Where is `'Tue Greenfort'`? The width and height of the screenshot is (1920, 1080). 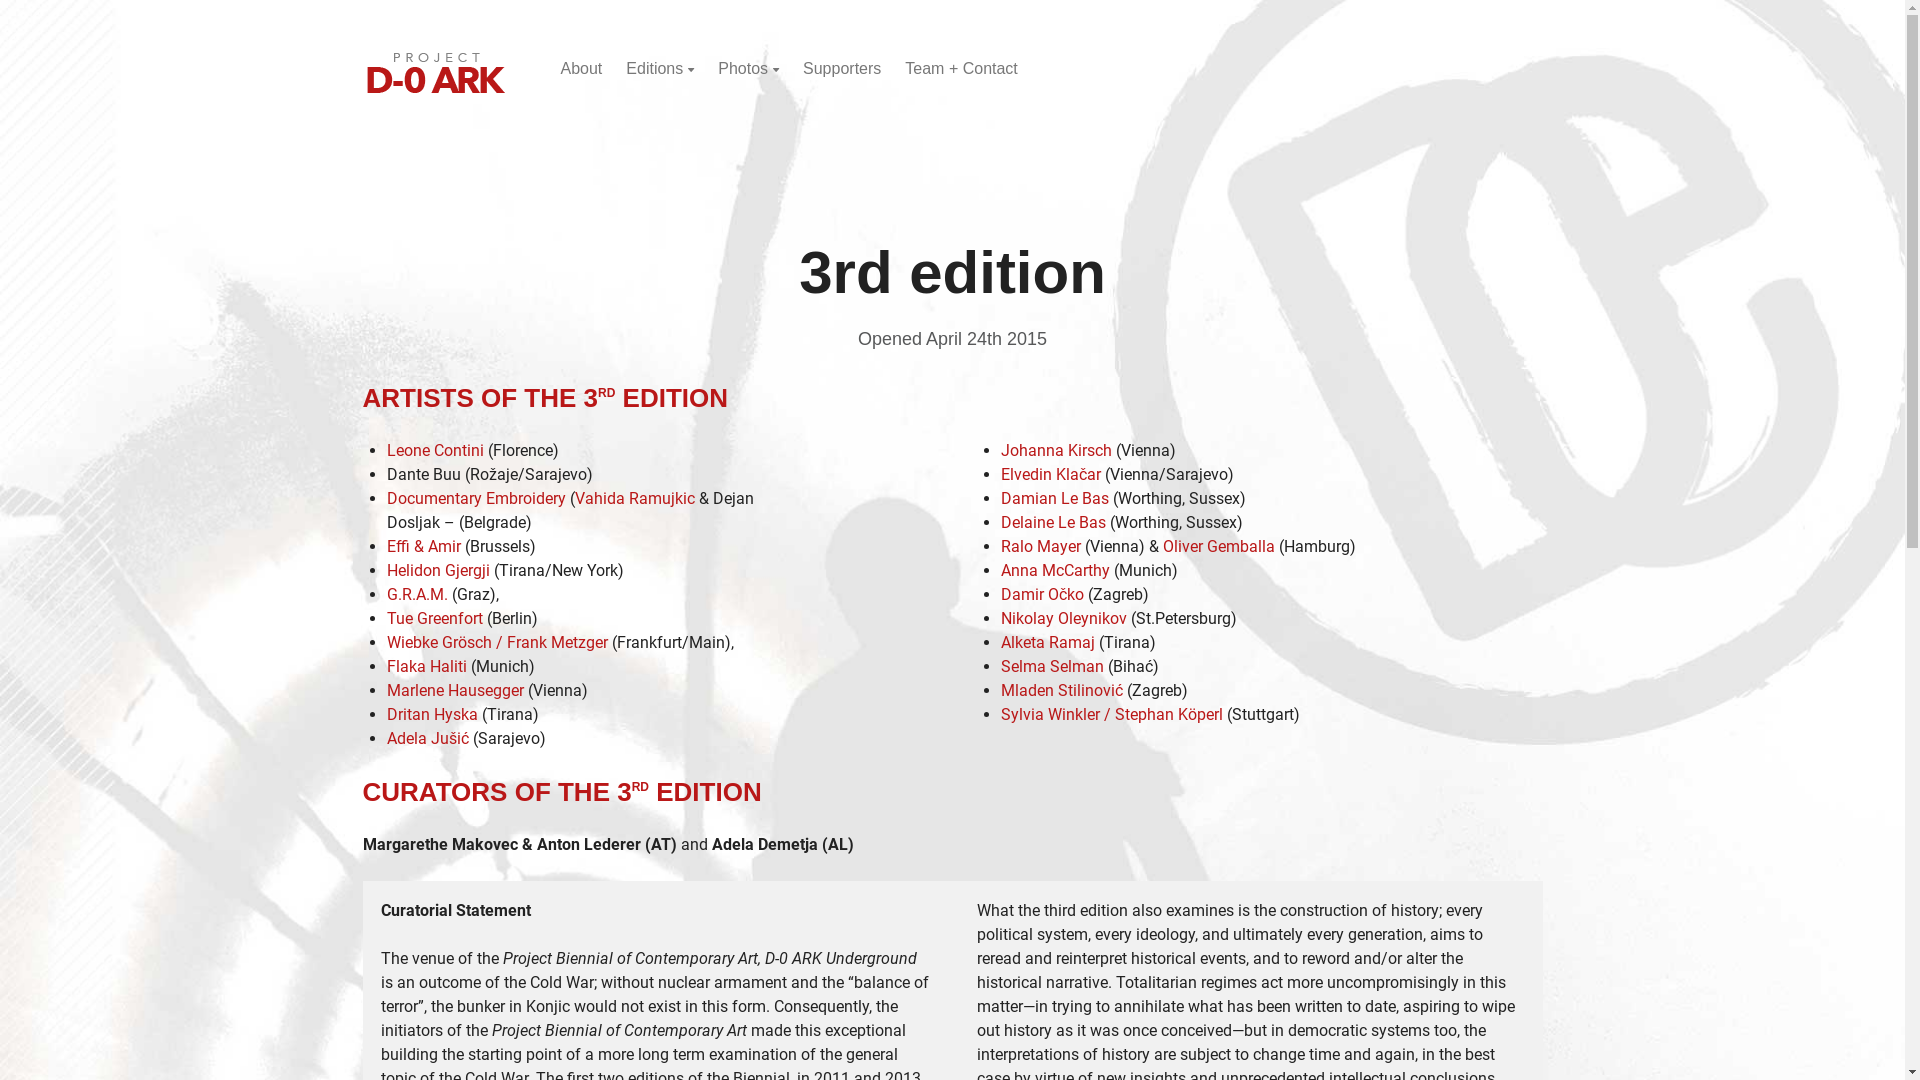
'Tue Greenfort' is located at coordinates (385, 617).